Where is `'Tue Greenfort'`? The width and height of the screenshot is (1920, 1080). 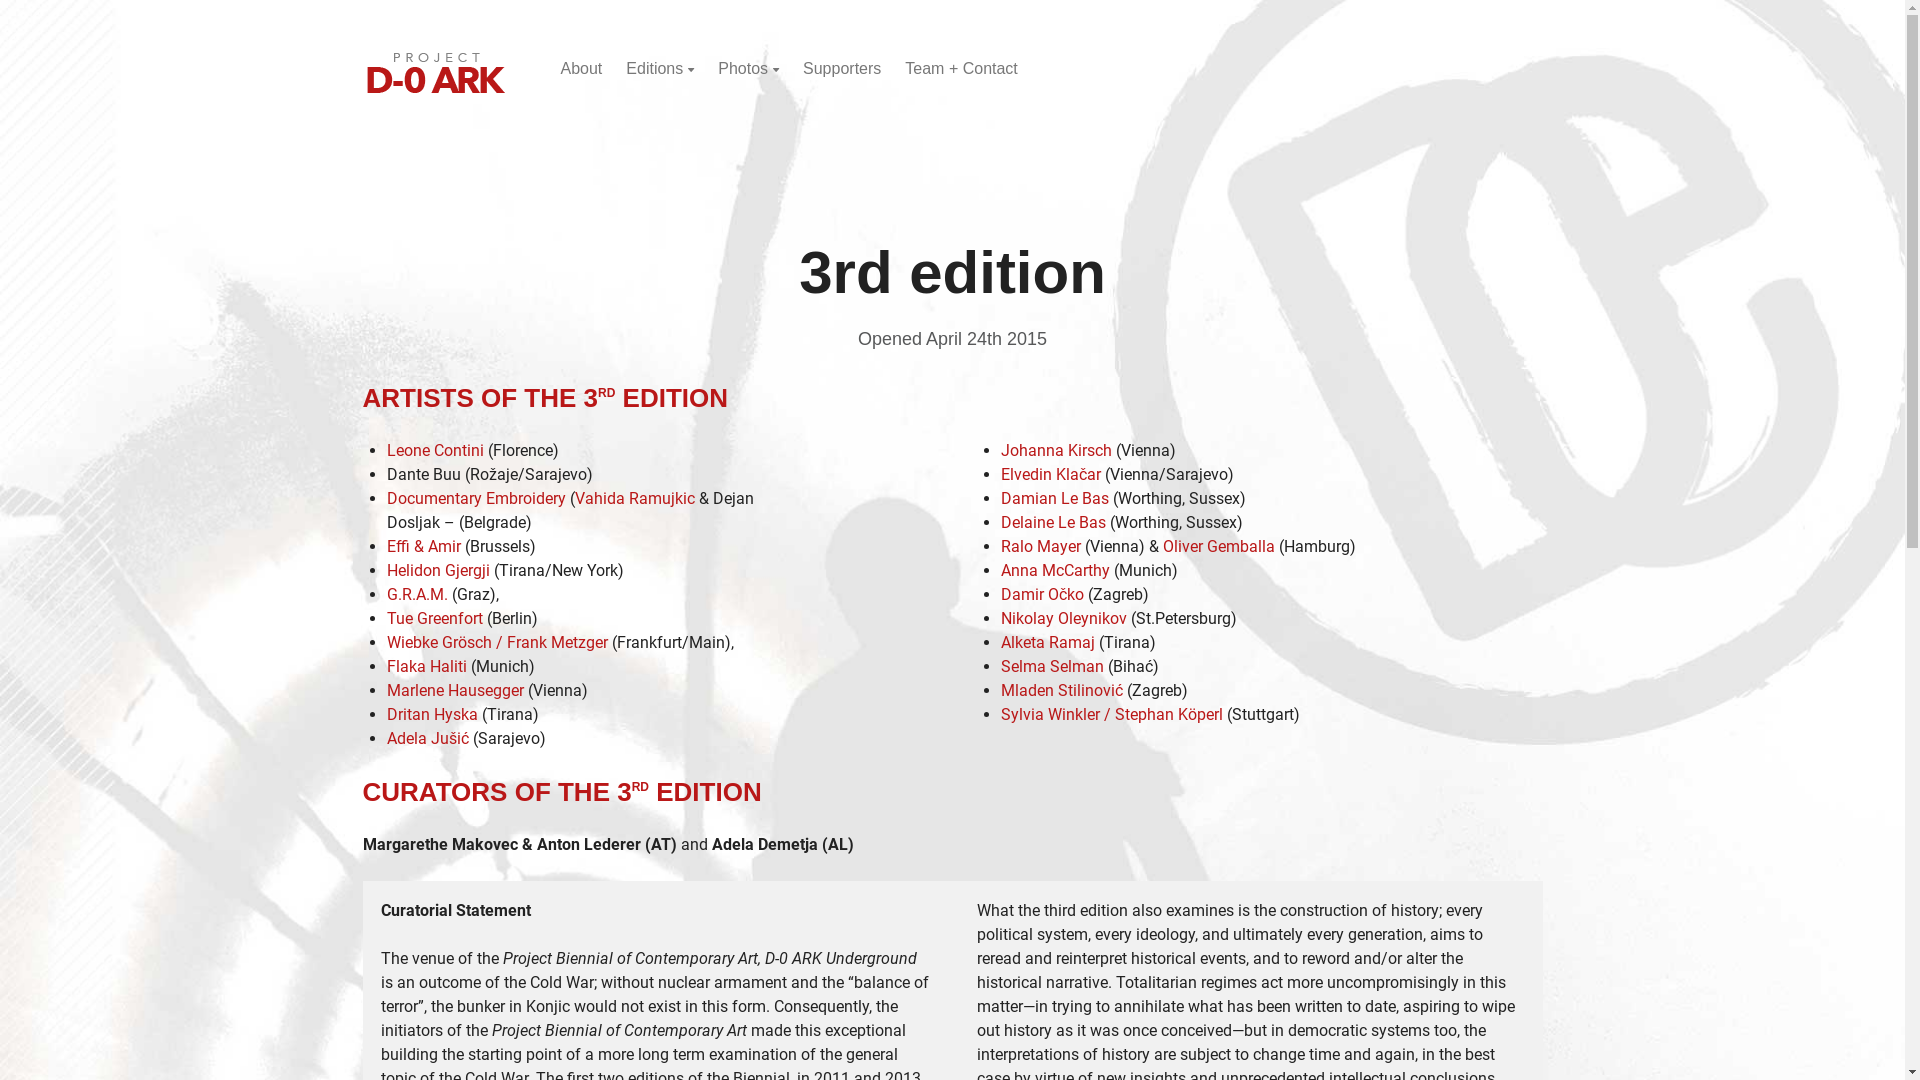
'Tue Greenfort' is located at coordinates (385, 617).